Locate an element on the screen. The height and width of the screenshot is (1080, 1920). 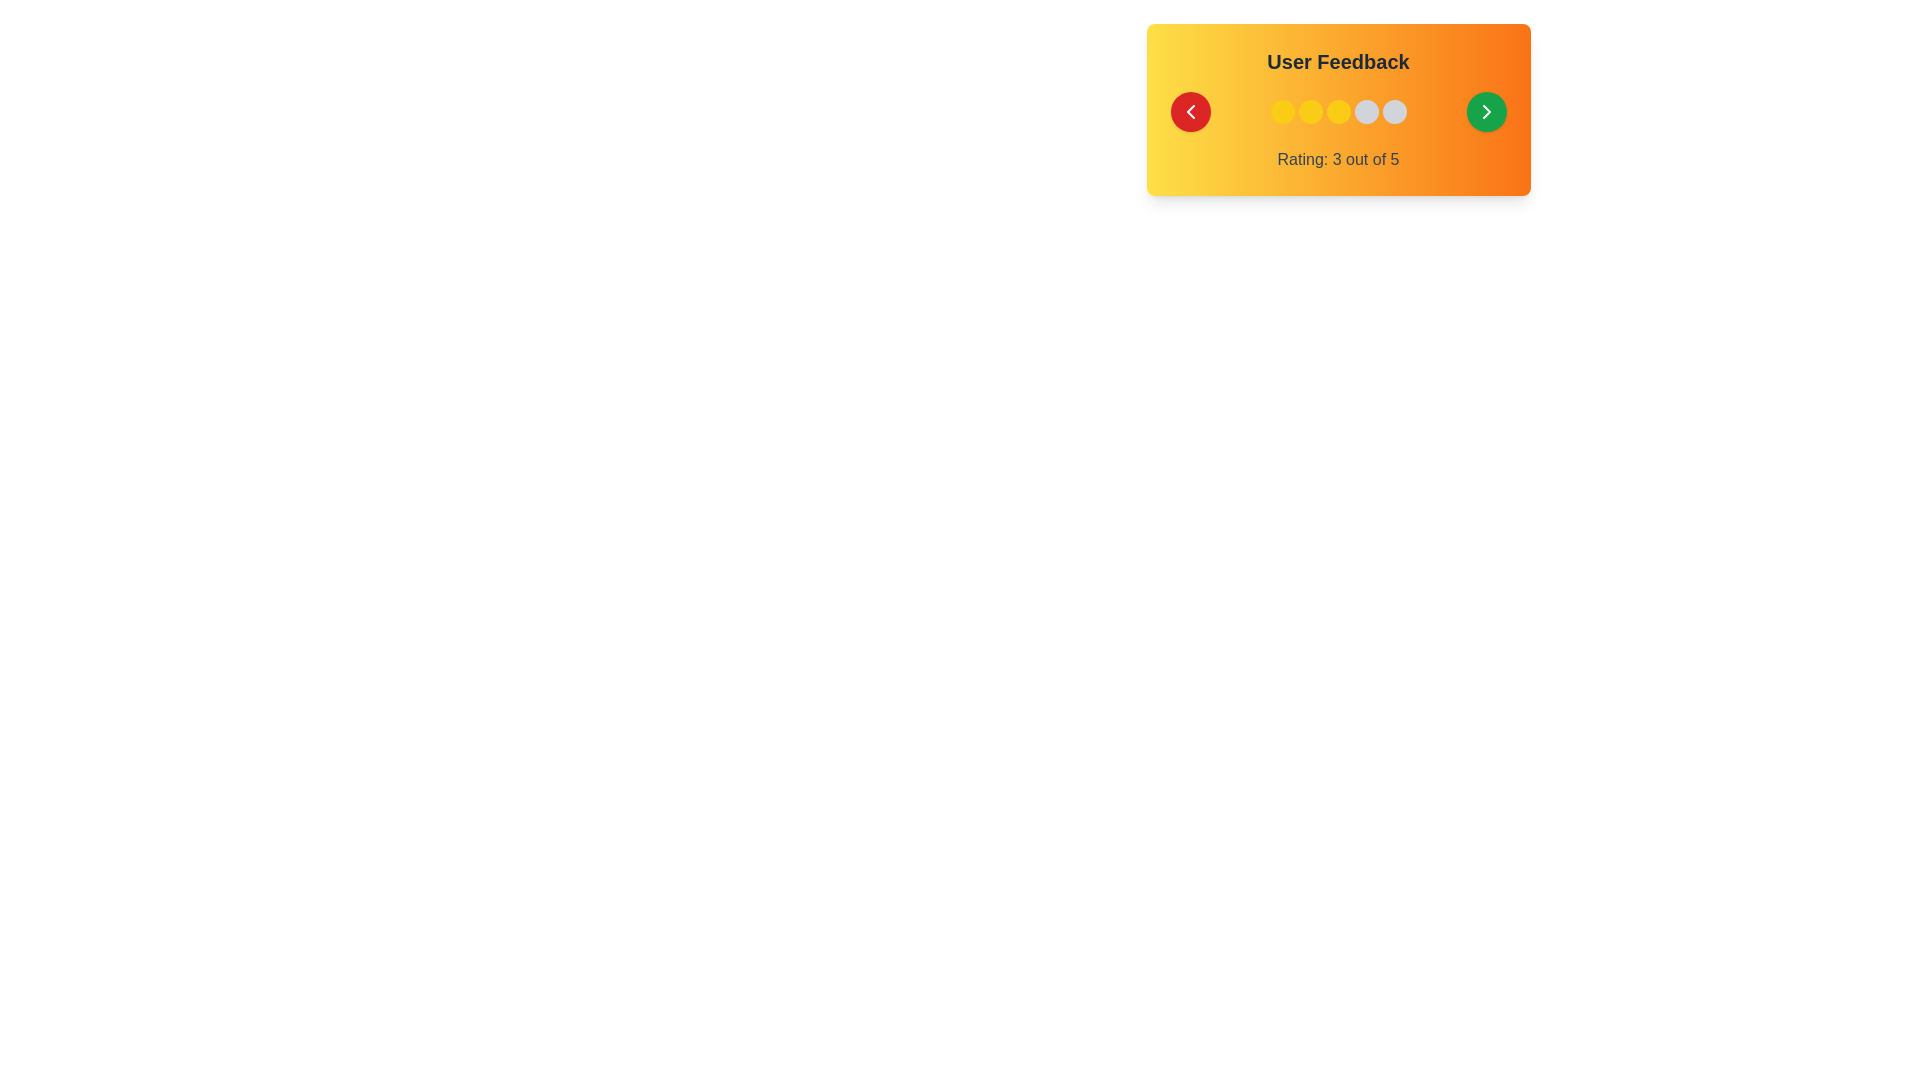
the third rating button in the feedback section is located at coordinates (1338, 111).